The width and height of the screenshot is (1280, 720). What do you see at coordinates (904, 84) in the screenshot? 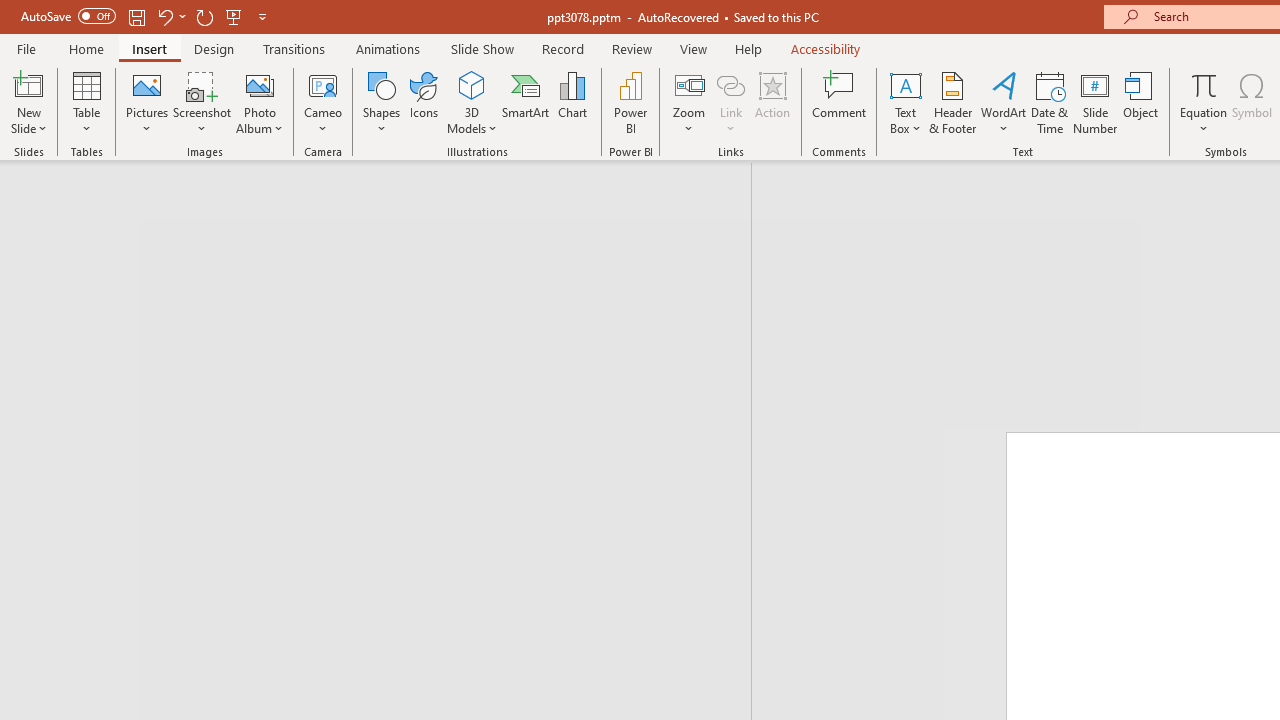
I see `'Draw Horizontal Text Box'` at bounding box center [904, 84].